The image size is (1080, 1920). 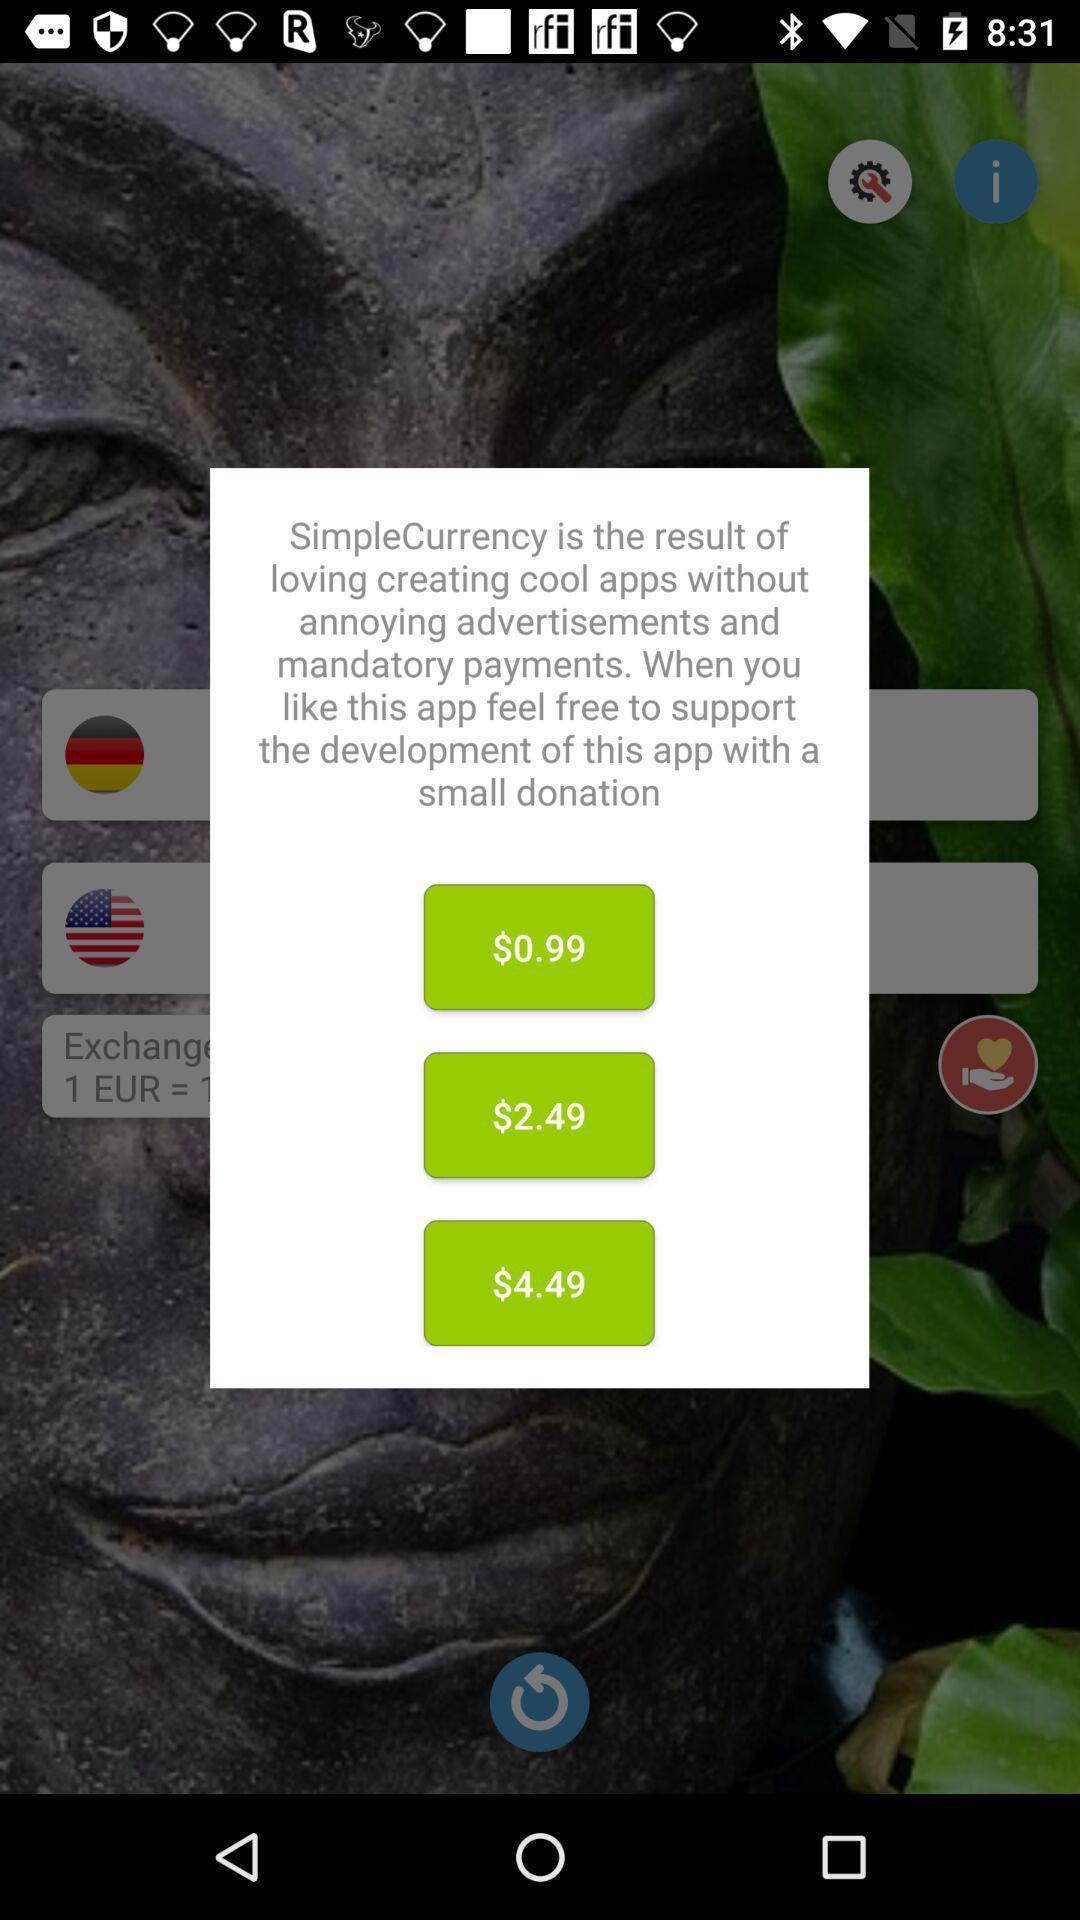 I want to click on go back, so click(x=538, y=1701).